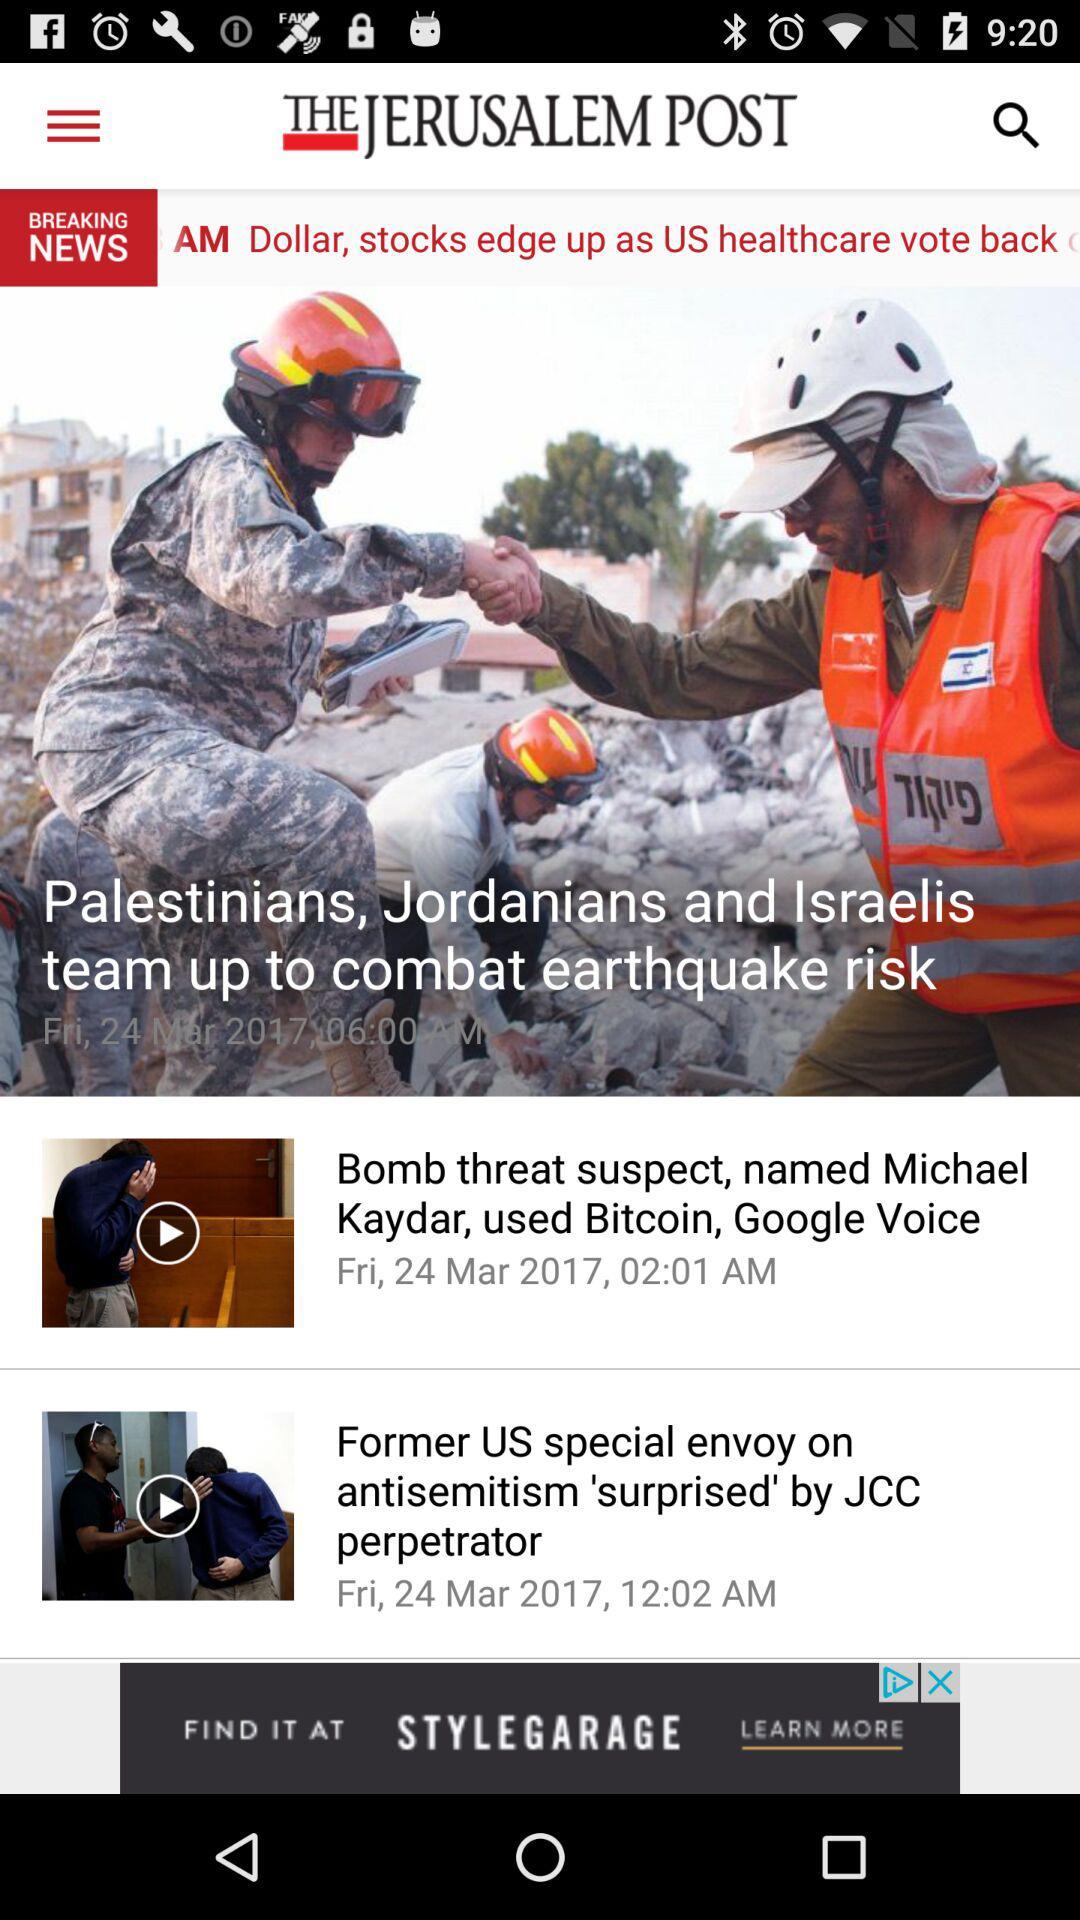 The image size is (1080, 1920). What do you see at coordinates (540, 1727) in the screenshot?
I see `advertisement` at bounding box center [540, 1727].